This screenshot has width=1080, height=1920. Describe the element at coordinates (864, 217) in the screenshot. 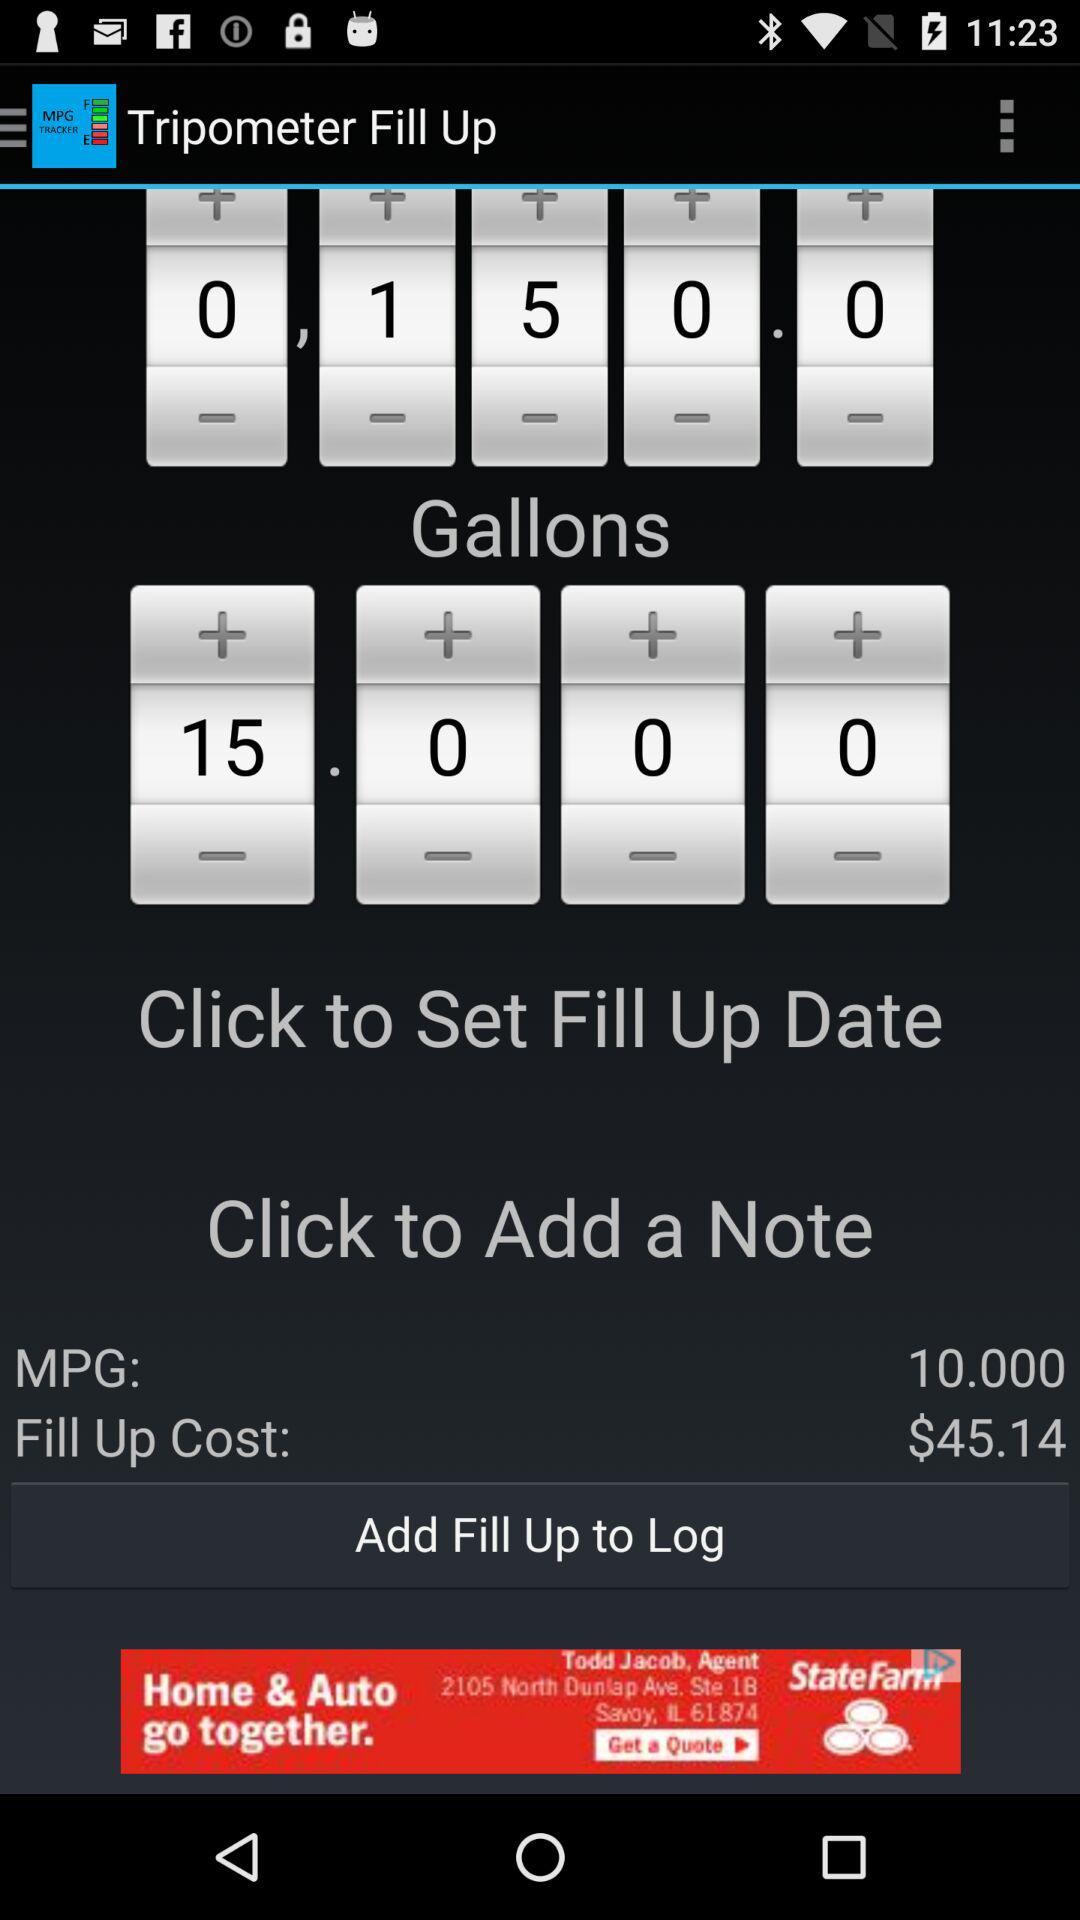

I see `increase millage` at that location.